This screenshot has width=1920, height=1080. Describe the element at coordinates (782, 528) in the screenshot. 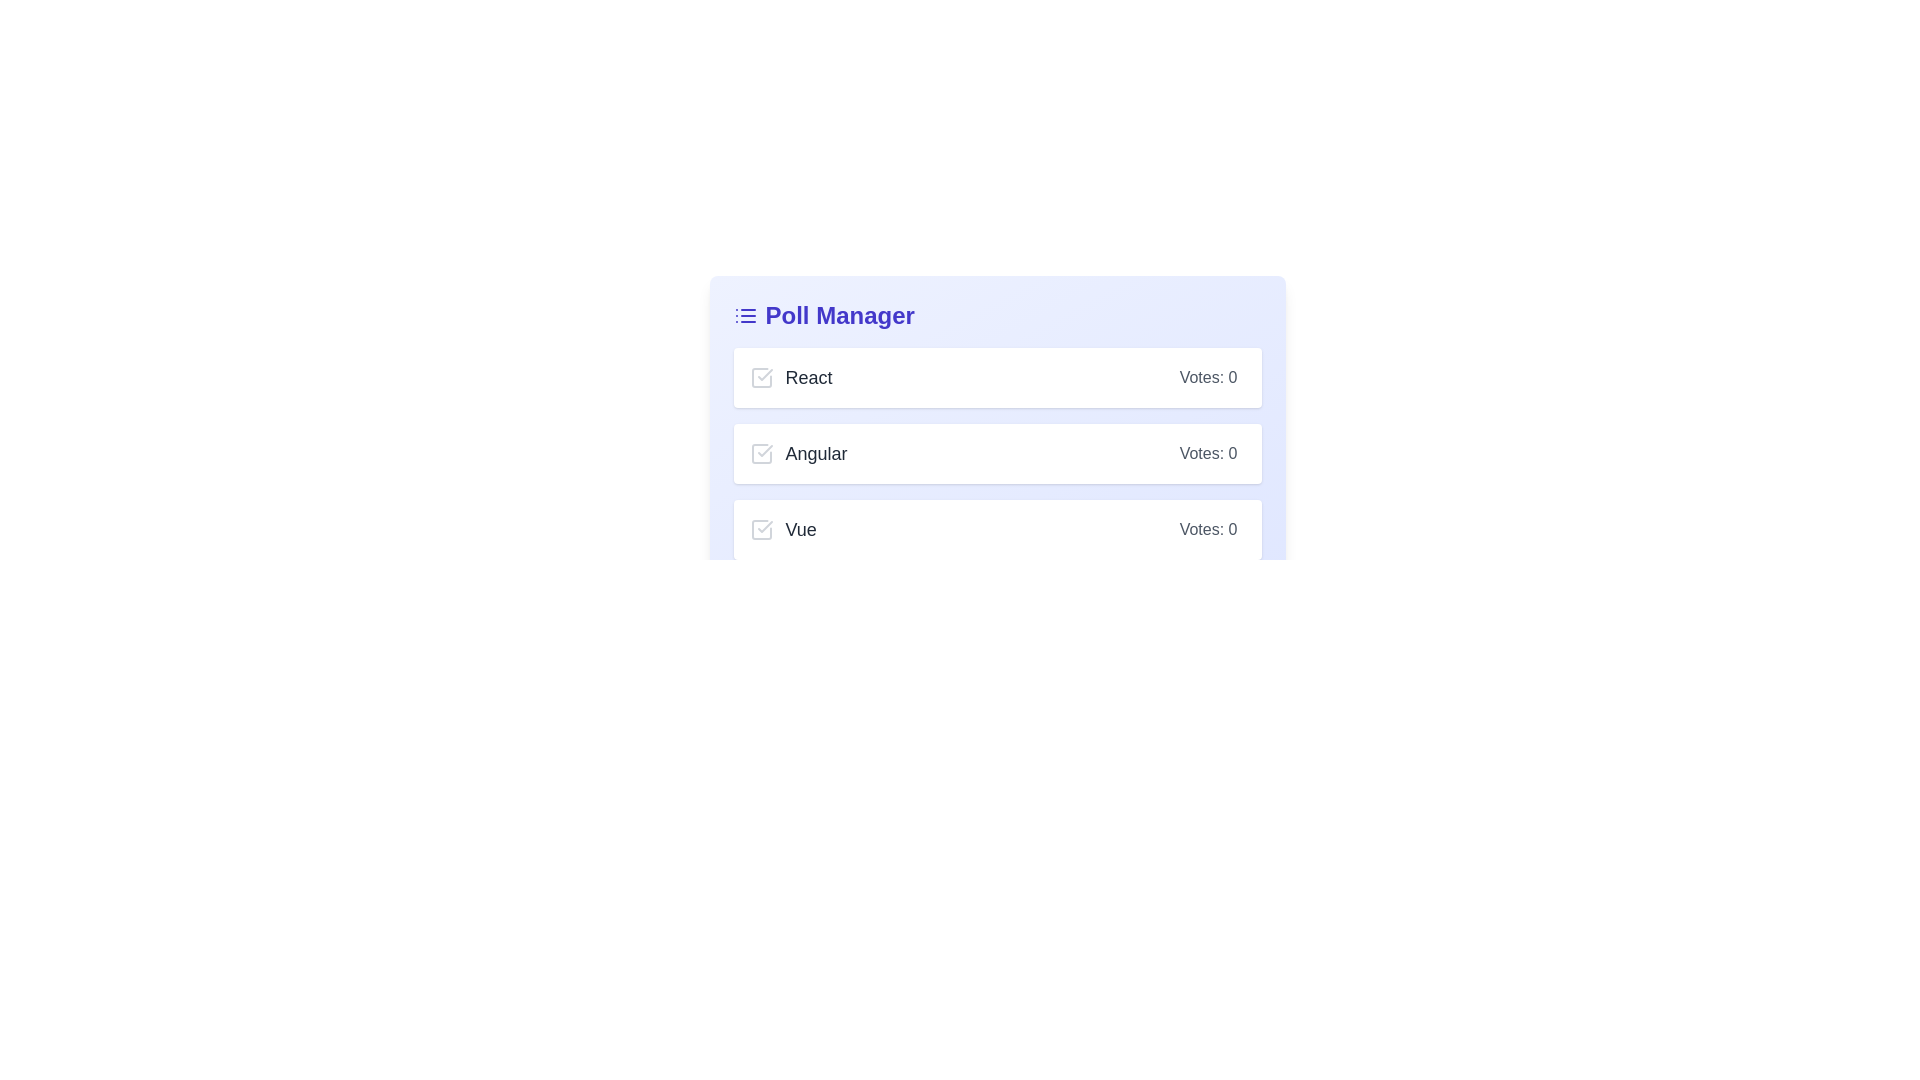

I see `the label for the third selectable option 'Vue' within the poll interface, located beneath the 'Poll Manager' header and adjacent to a 'Votes: 0' label` at that location.